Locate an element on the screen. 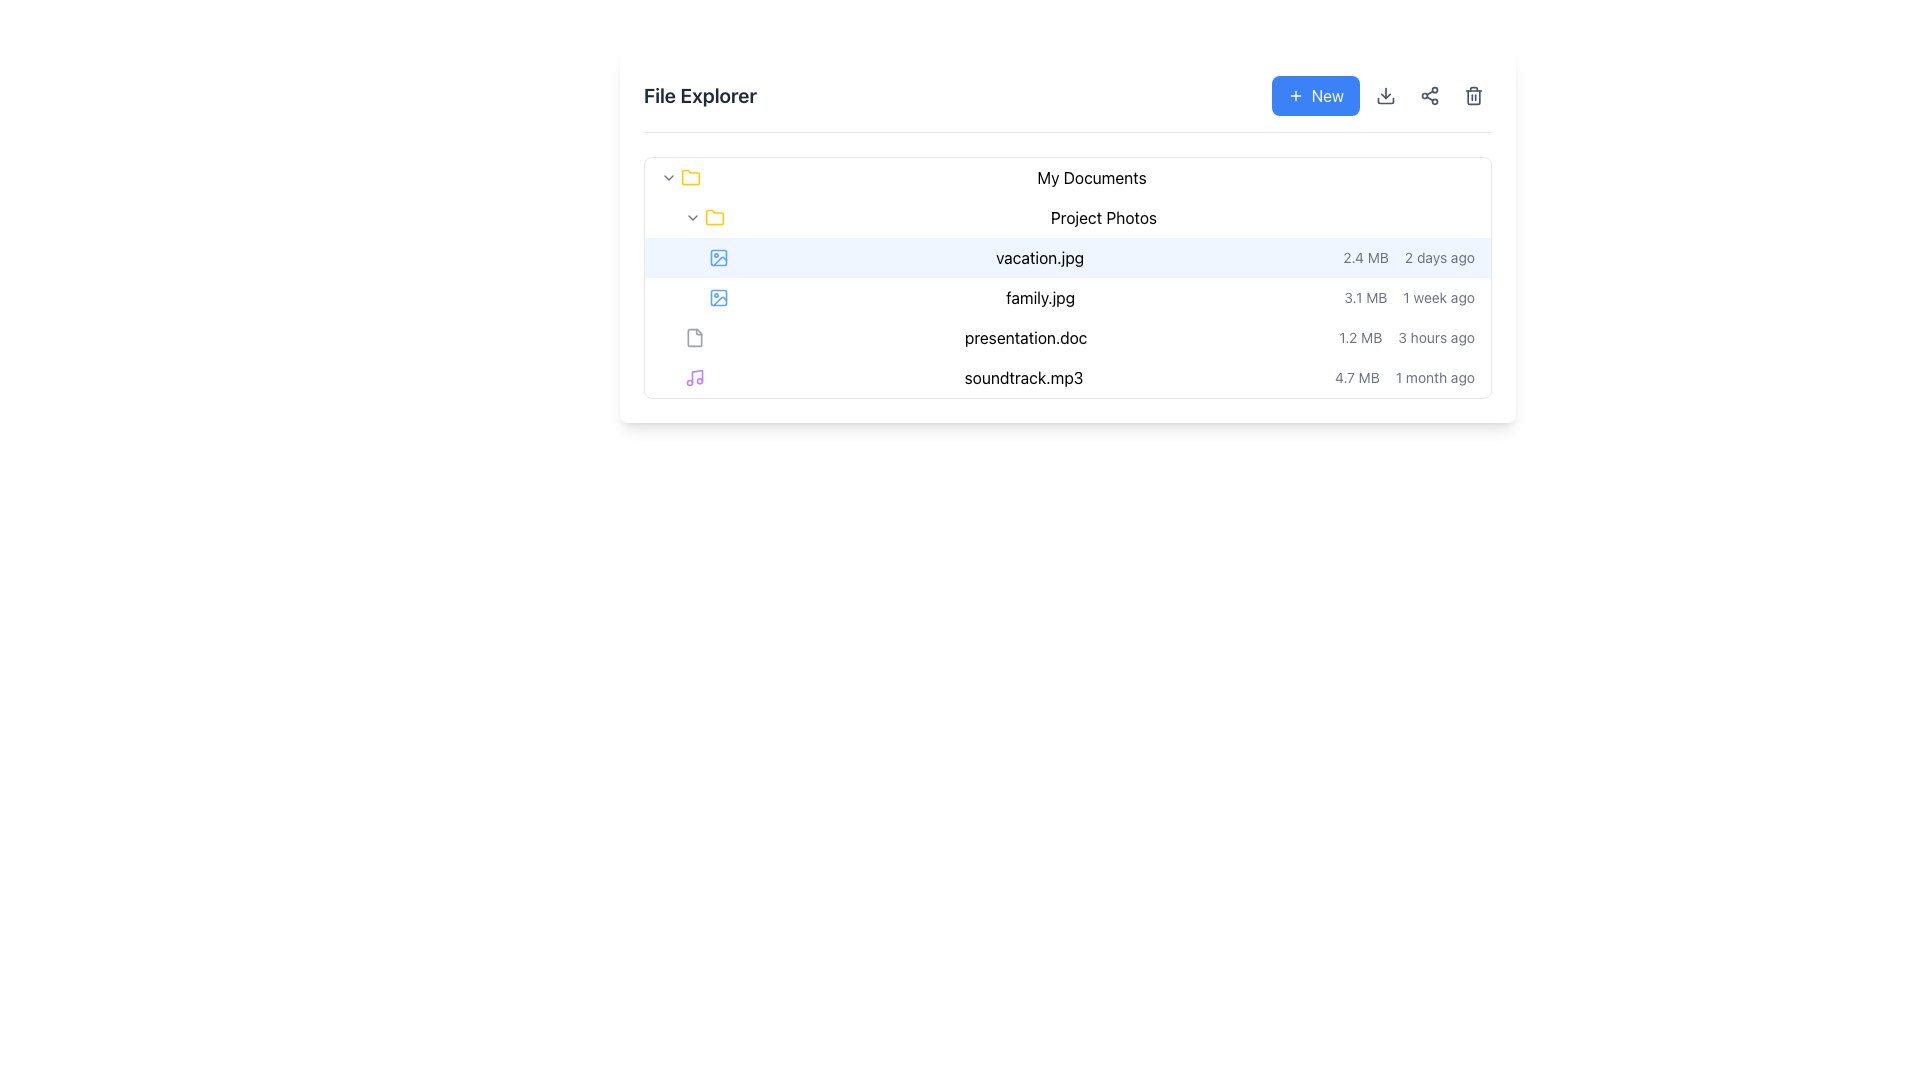  the text label displaying the name of a file is located at coordinates (1040, 297).